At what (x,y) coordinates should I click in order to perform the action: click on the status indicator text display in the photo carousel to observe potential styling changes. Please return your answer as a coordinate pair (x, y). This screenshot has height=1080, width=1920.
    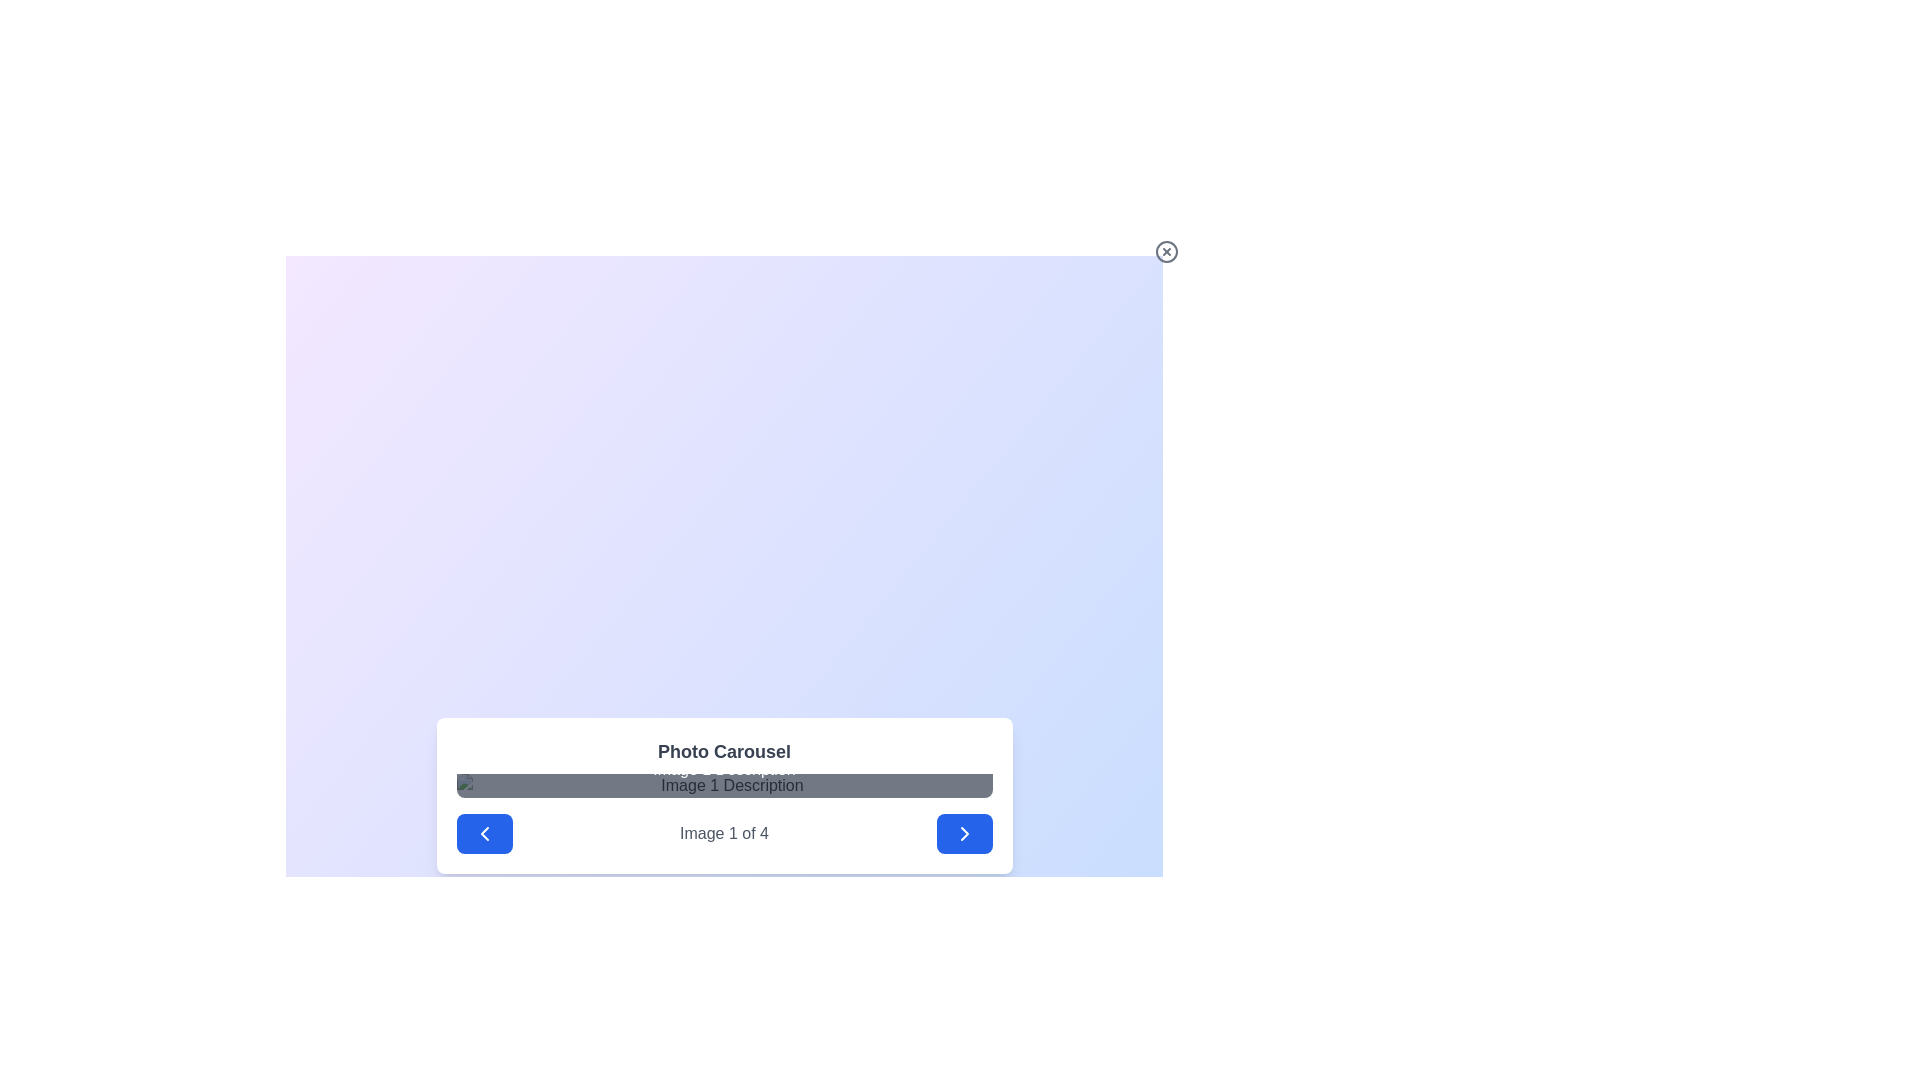
    Looking at the image, I should click on (723, 833).